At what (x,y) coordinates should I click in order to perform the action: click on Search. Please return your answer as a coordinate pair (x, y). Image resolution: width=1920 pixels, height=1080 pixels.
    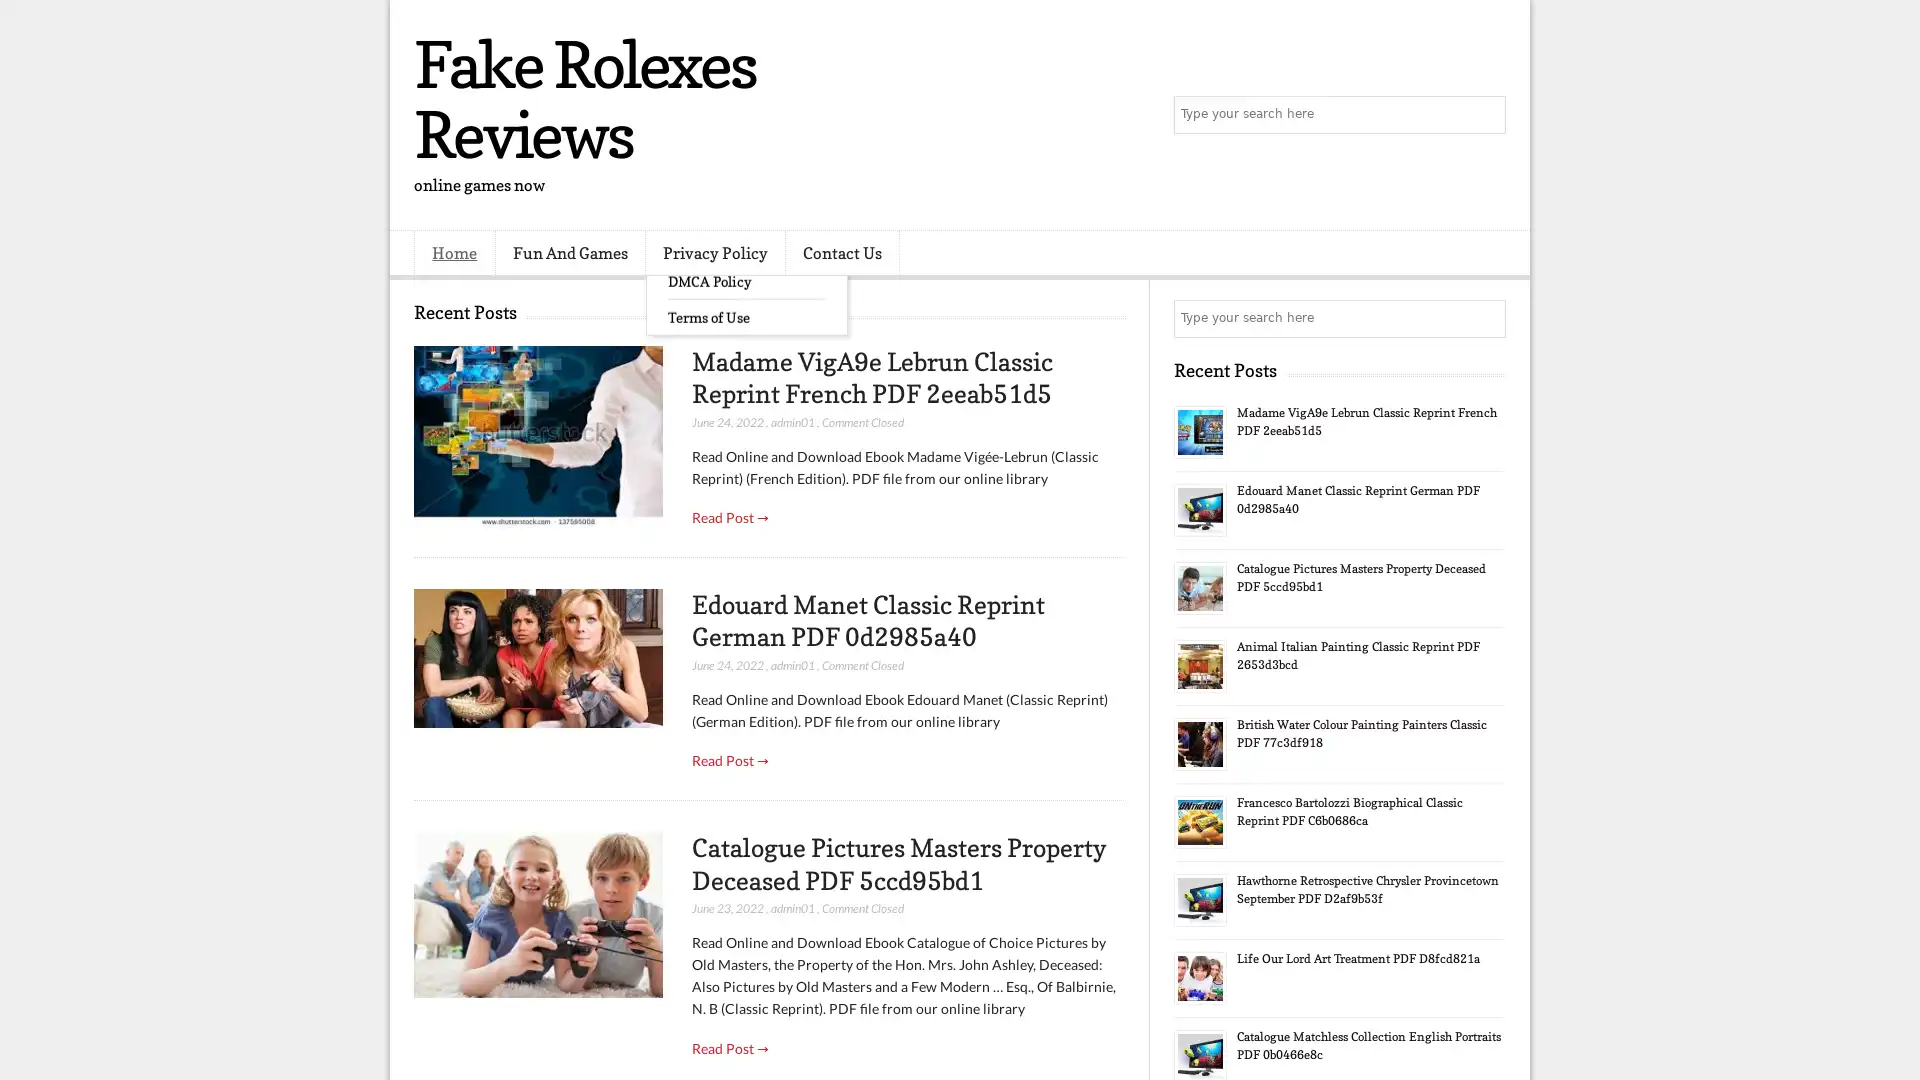
    Looking at the image, I should click on (1485, 115).